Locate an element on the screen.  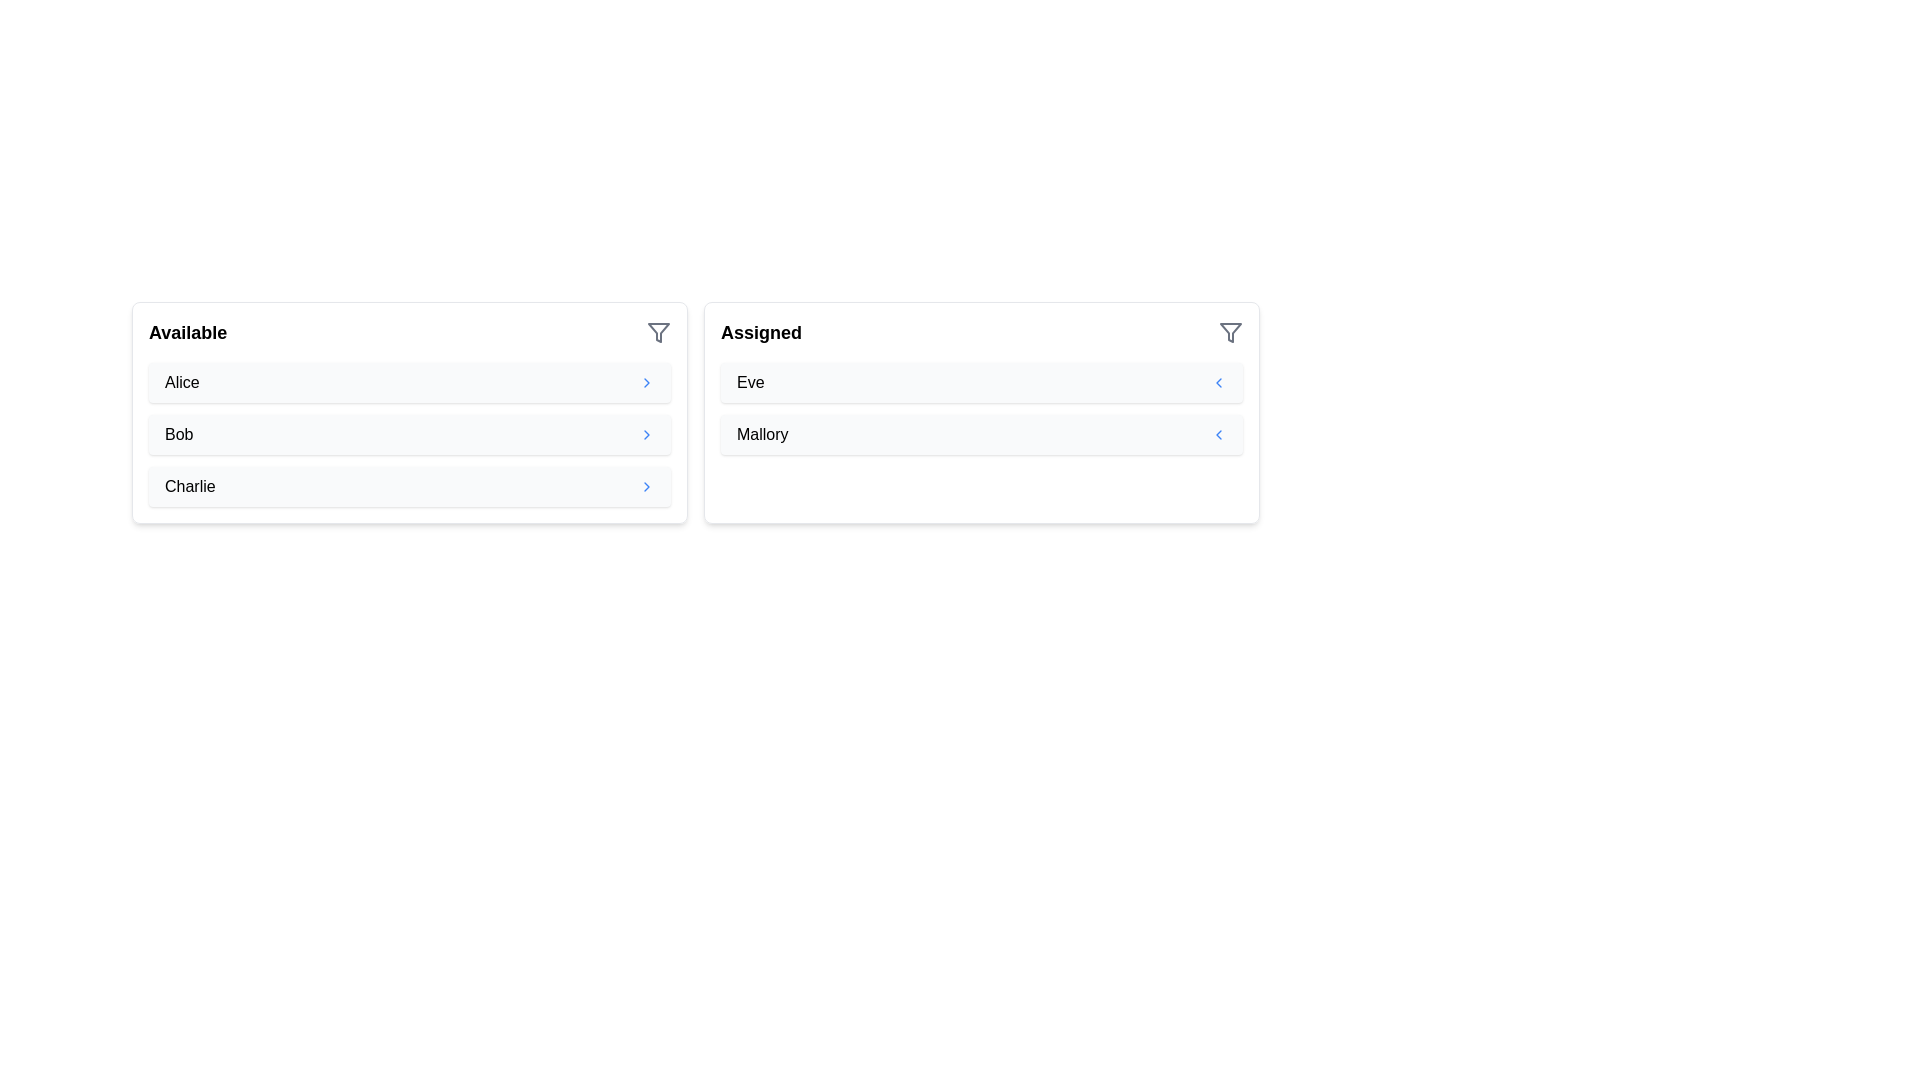
the filter icon for the 'Available' list to open the filter menu is located at coordinates (658, 331).